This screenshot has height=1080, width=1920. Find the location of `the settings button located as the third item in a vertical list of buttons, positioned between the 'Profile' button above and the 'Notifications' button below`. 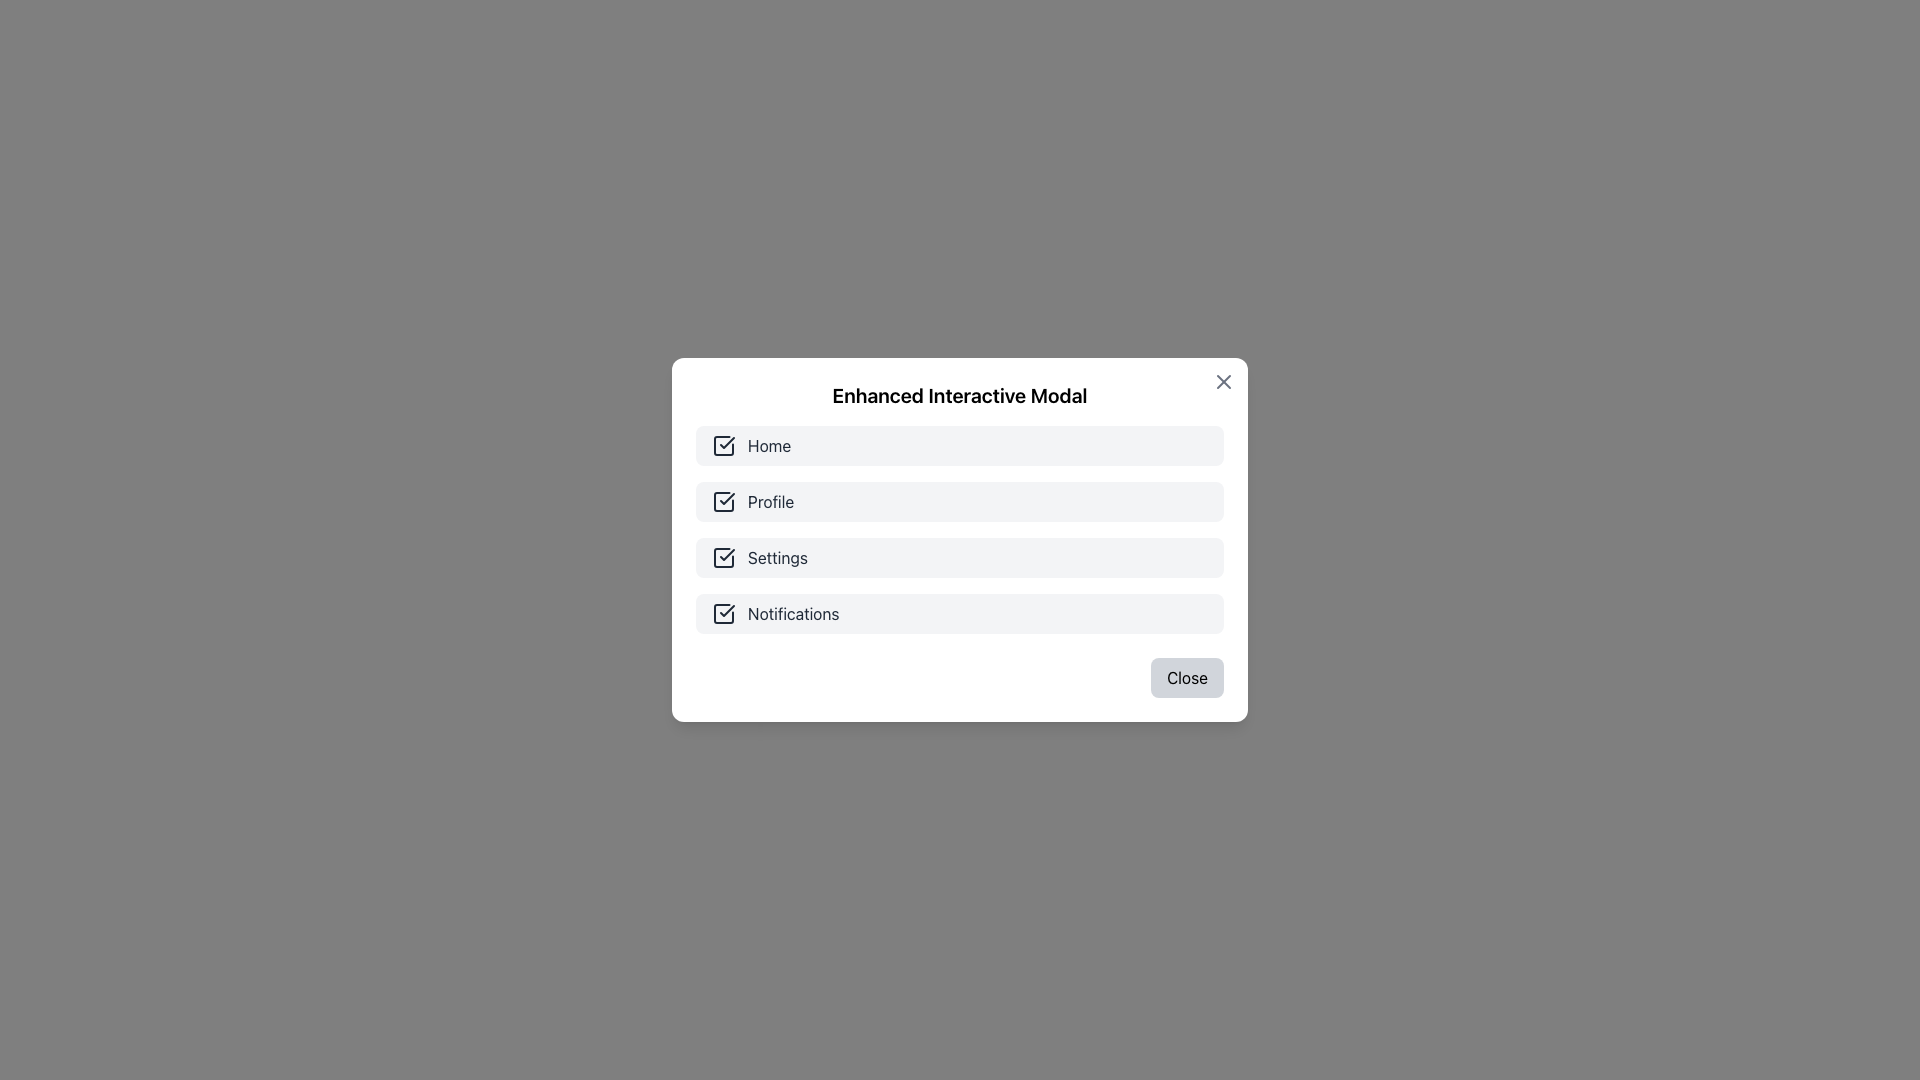

the settings button located as the third item in a vertical list of buttons, positioned between the 'Profile' button above and the 'Notifications' button below is located at coordinates (960, 558).